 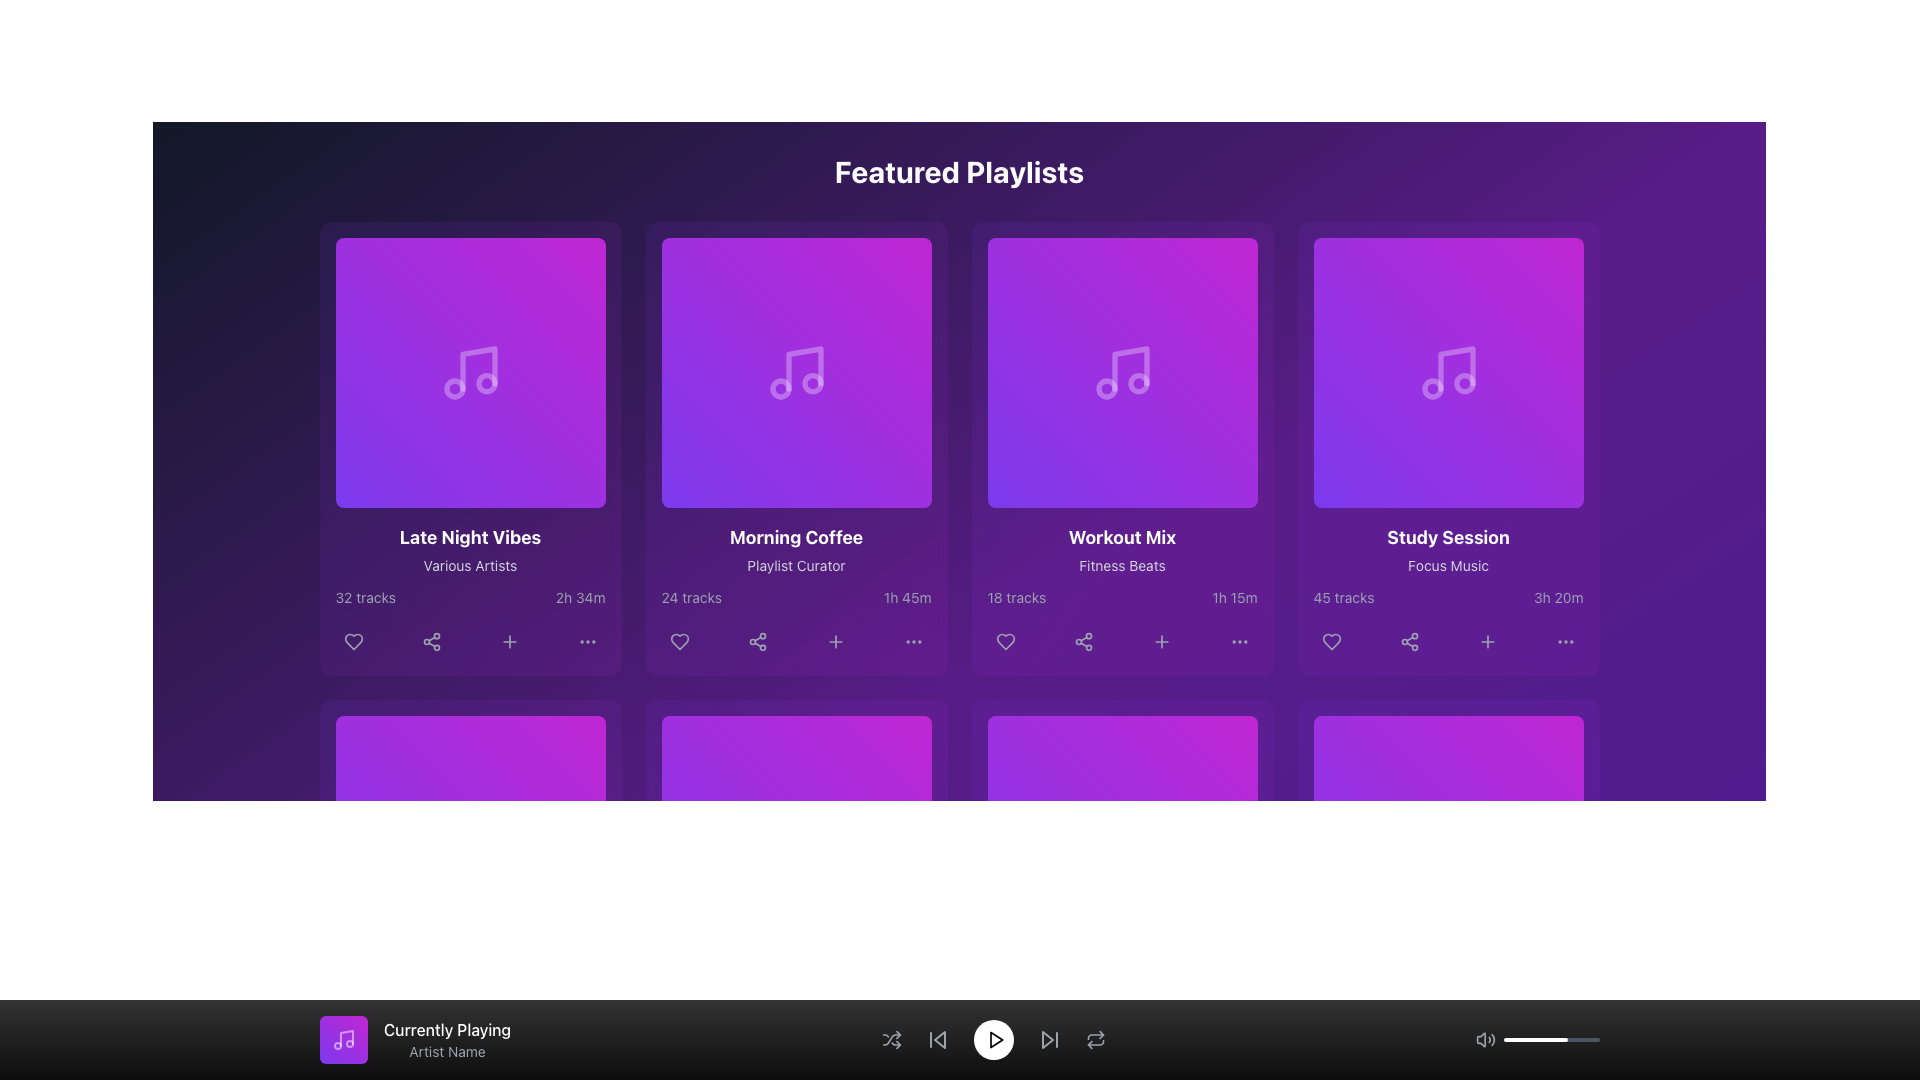 I want to click on the share icon button located in the control area of the 'Late Night Vibes' playlist card, positioned between the heart icon and the plus icon, so click(x=430, y=641).